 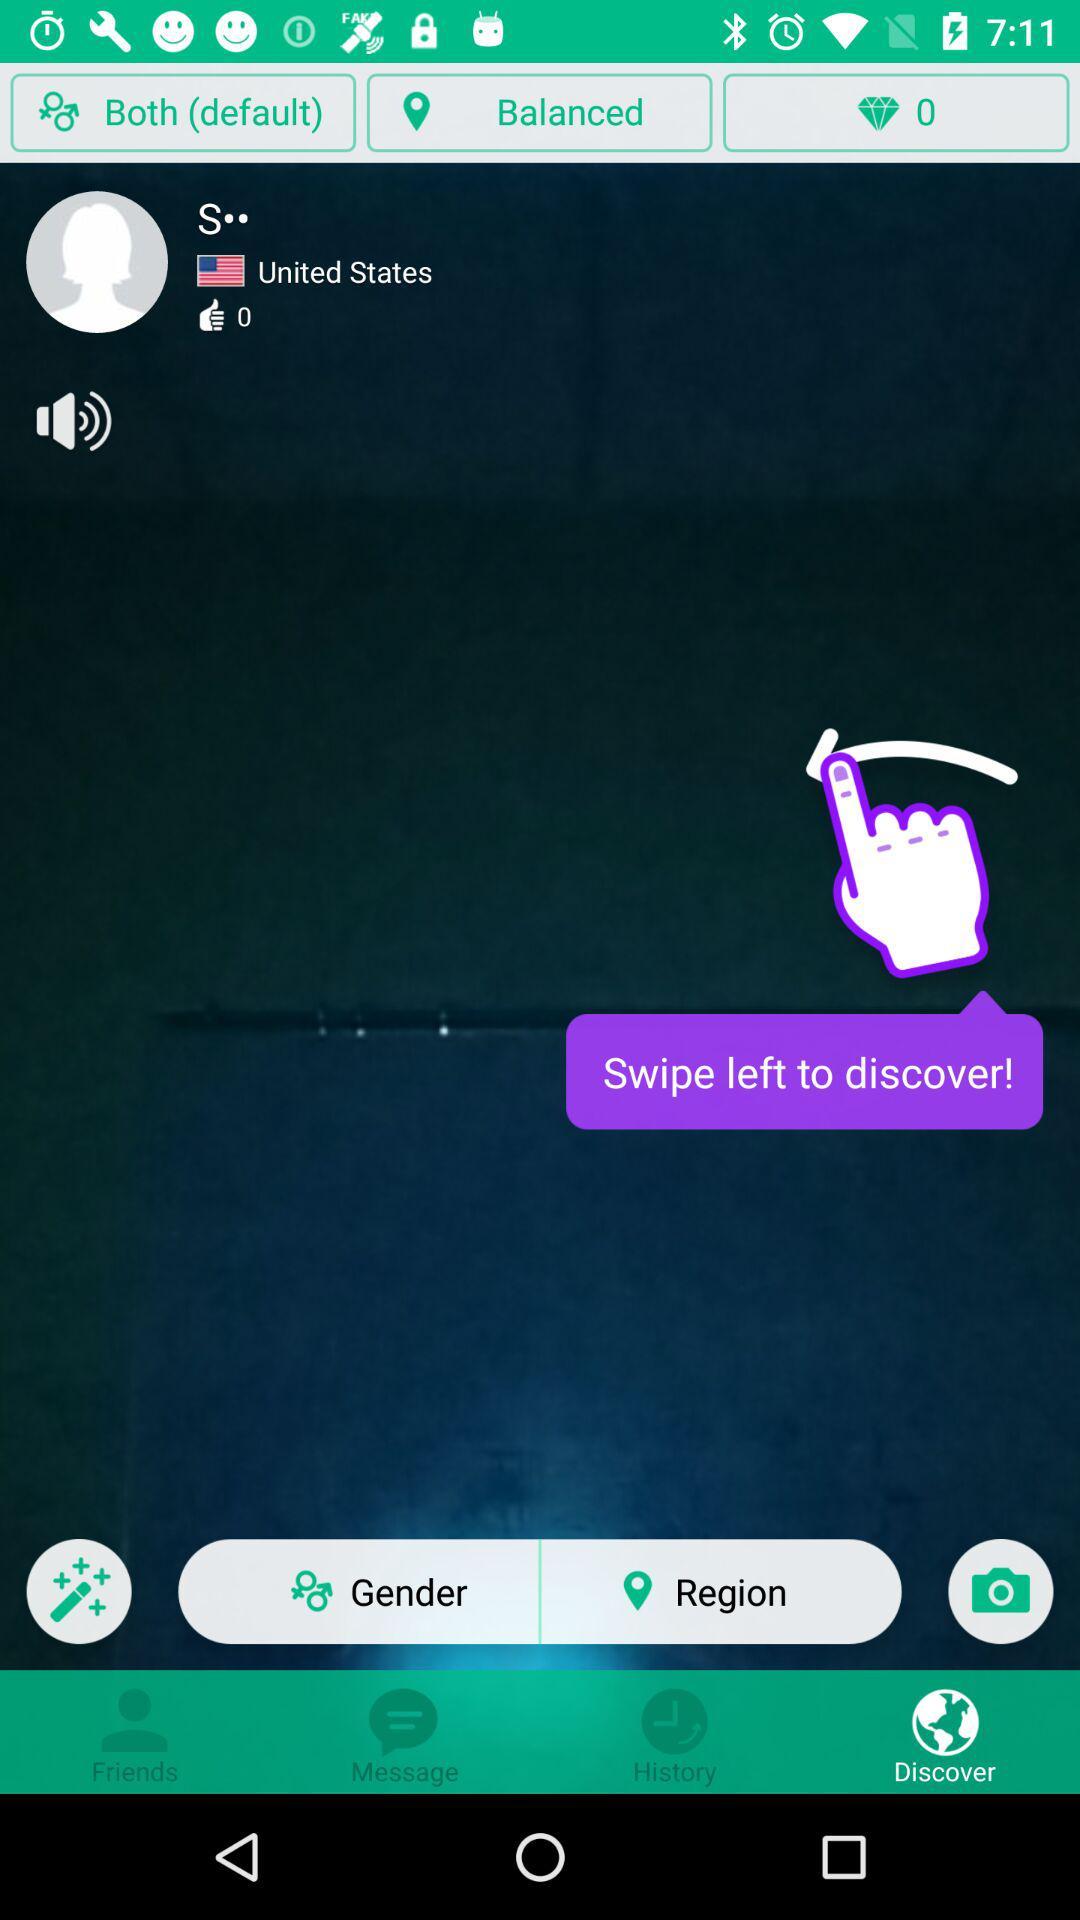 I want to click on button left to 0, so click(x=540, y=112).